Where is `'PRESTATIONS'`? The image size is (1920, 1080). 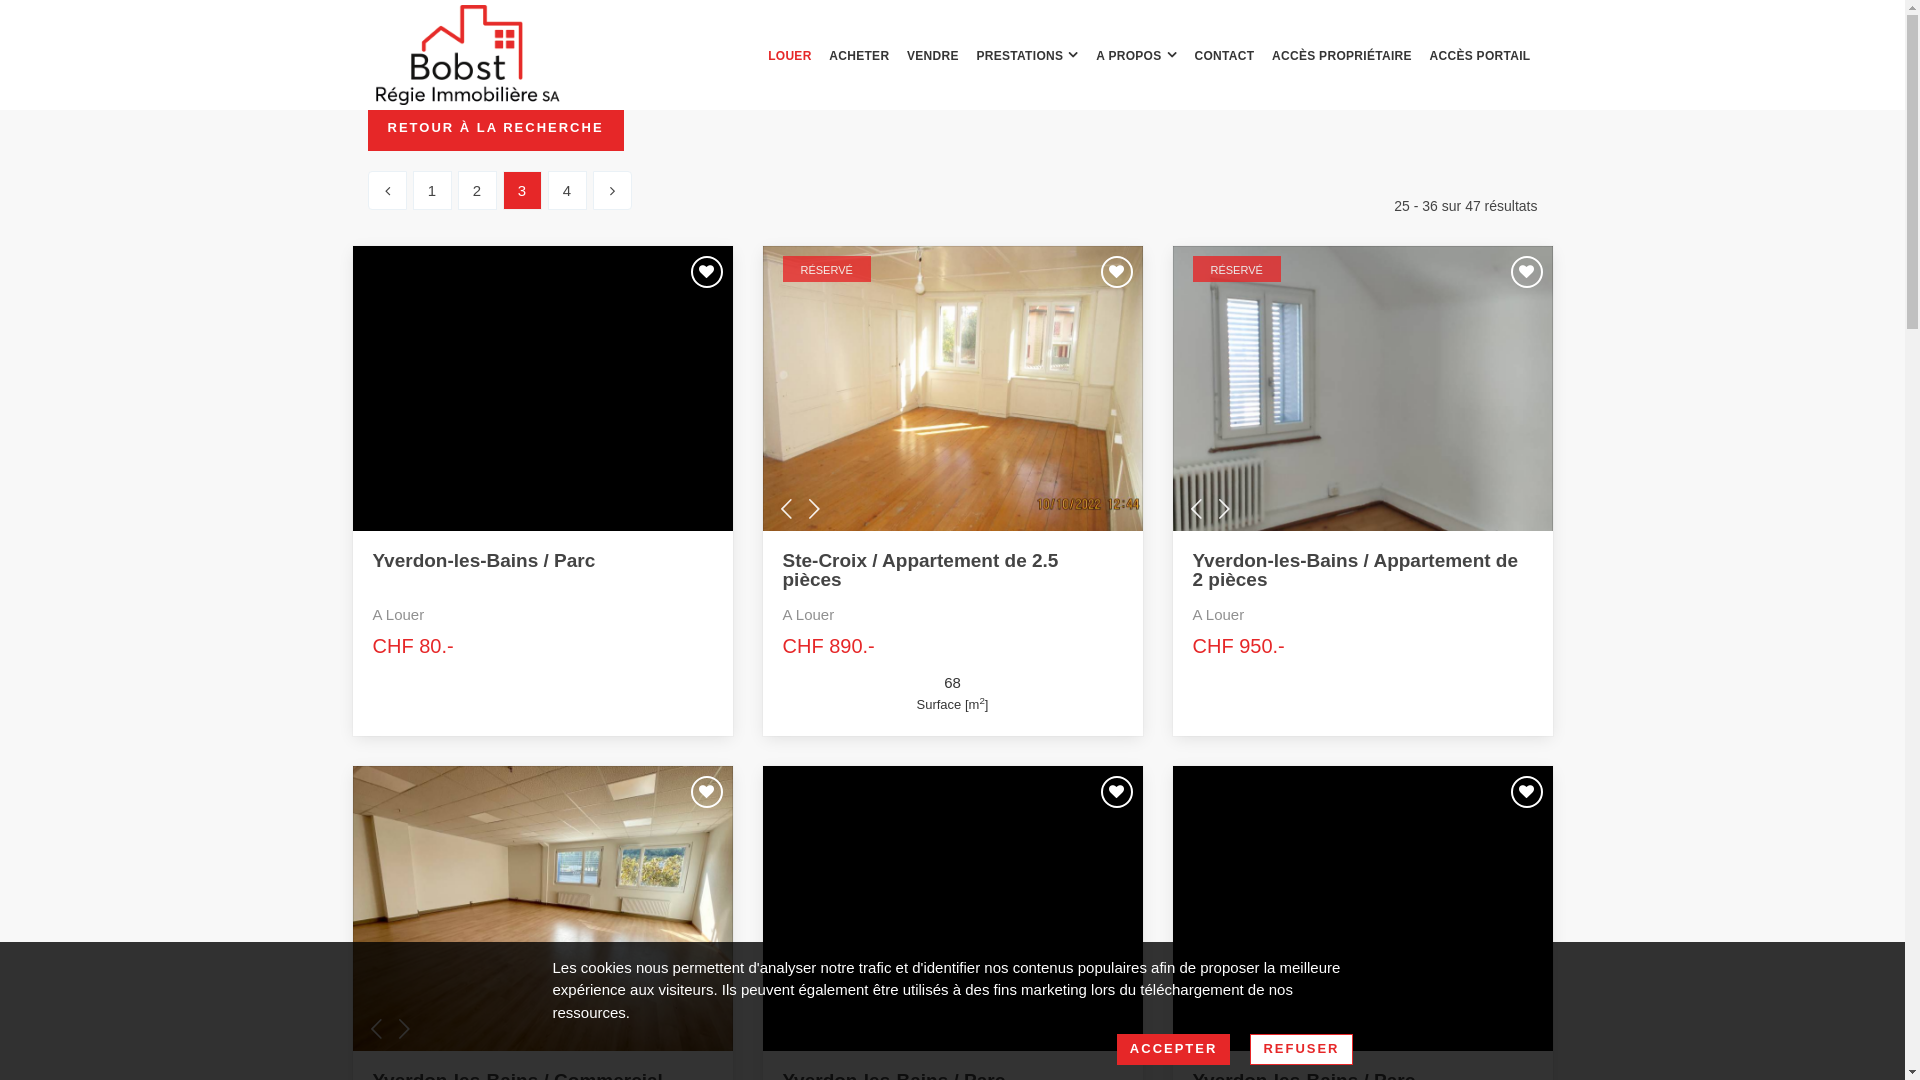
'PRESTATIONS' is located at coordinates (1027, 55).